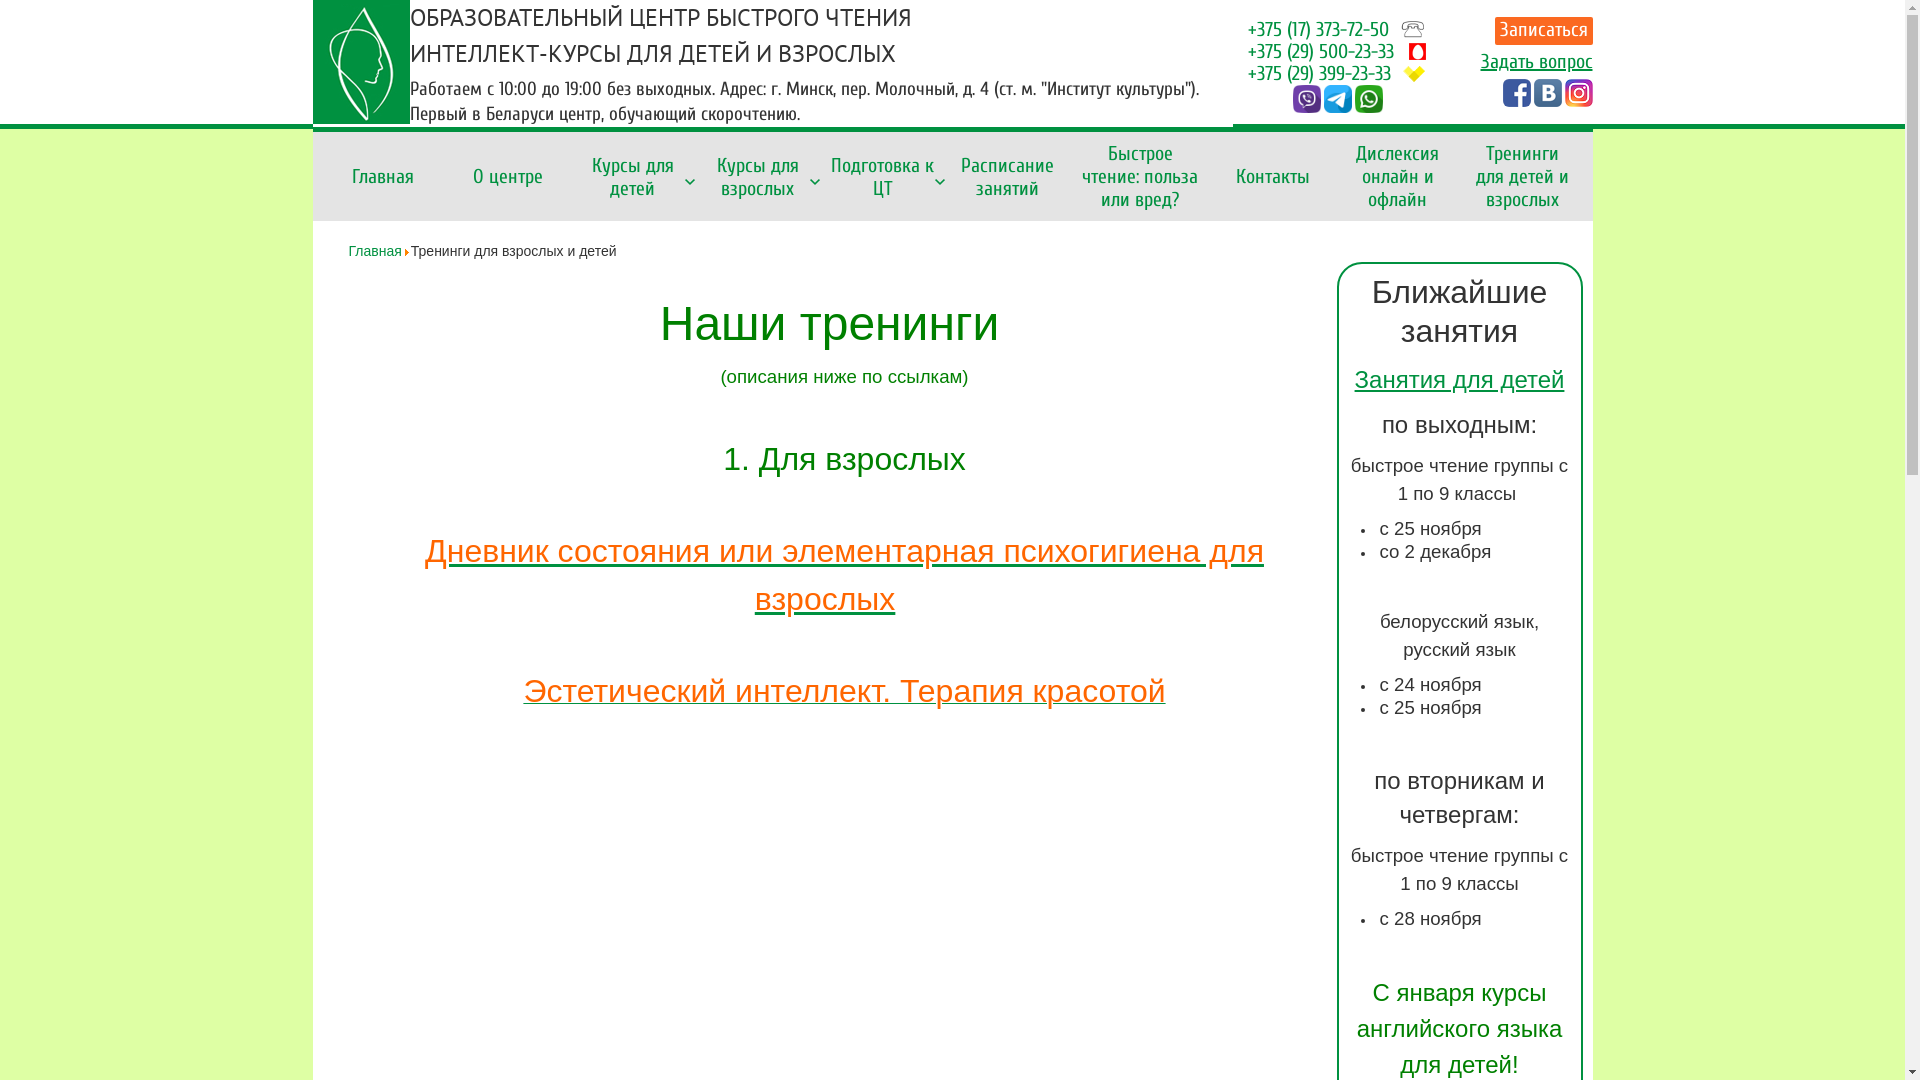  What do you see at coordinates (1320, 50) in the screenshot?
I see `'+375 (29) 500-23-33'` at bounding box center [1320, 50].